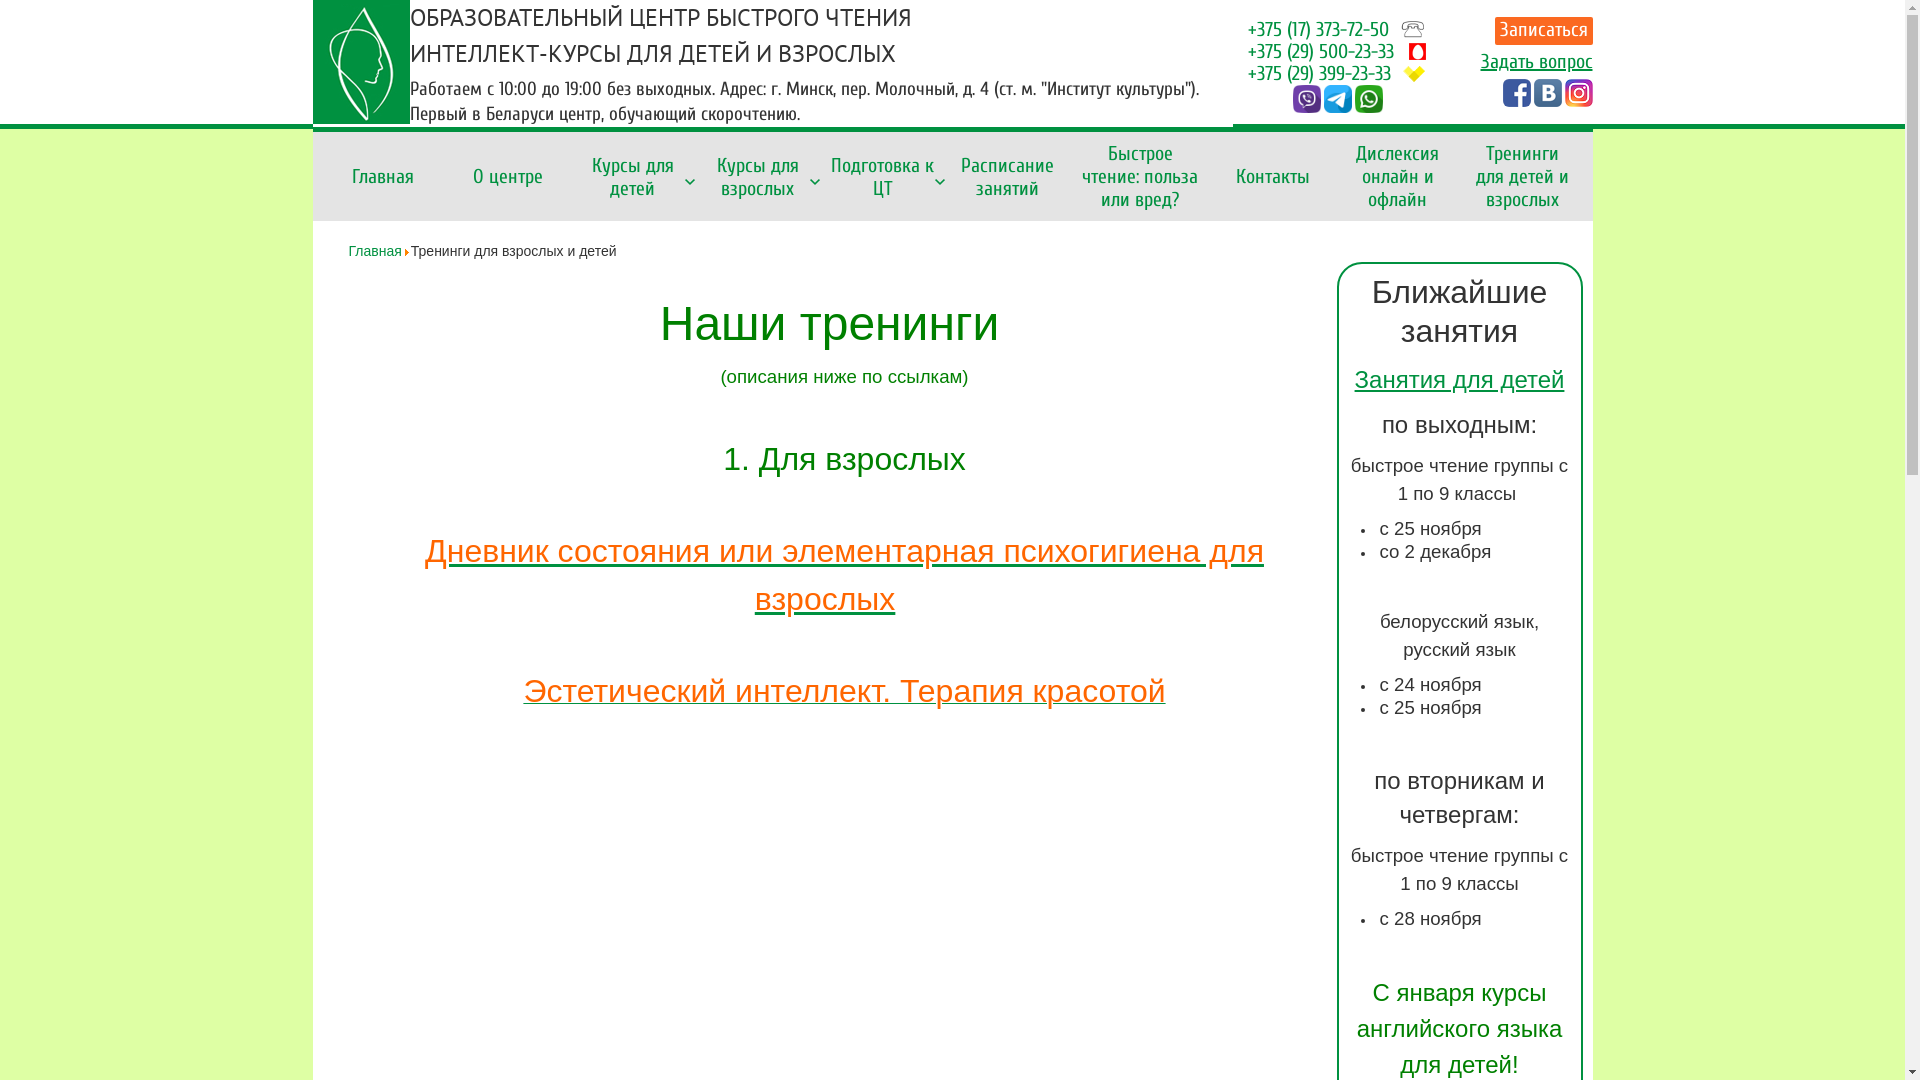  What do you see at coordinates (1320, 50) in the screenshot?
I see `'+375 (29) 500-23-33'` at bounding box center [1320, 50].